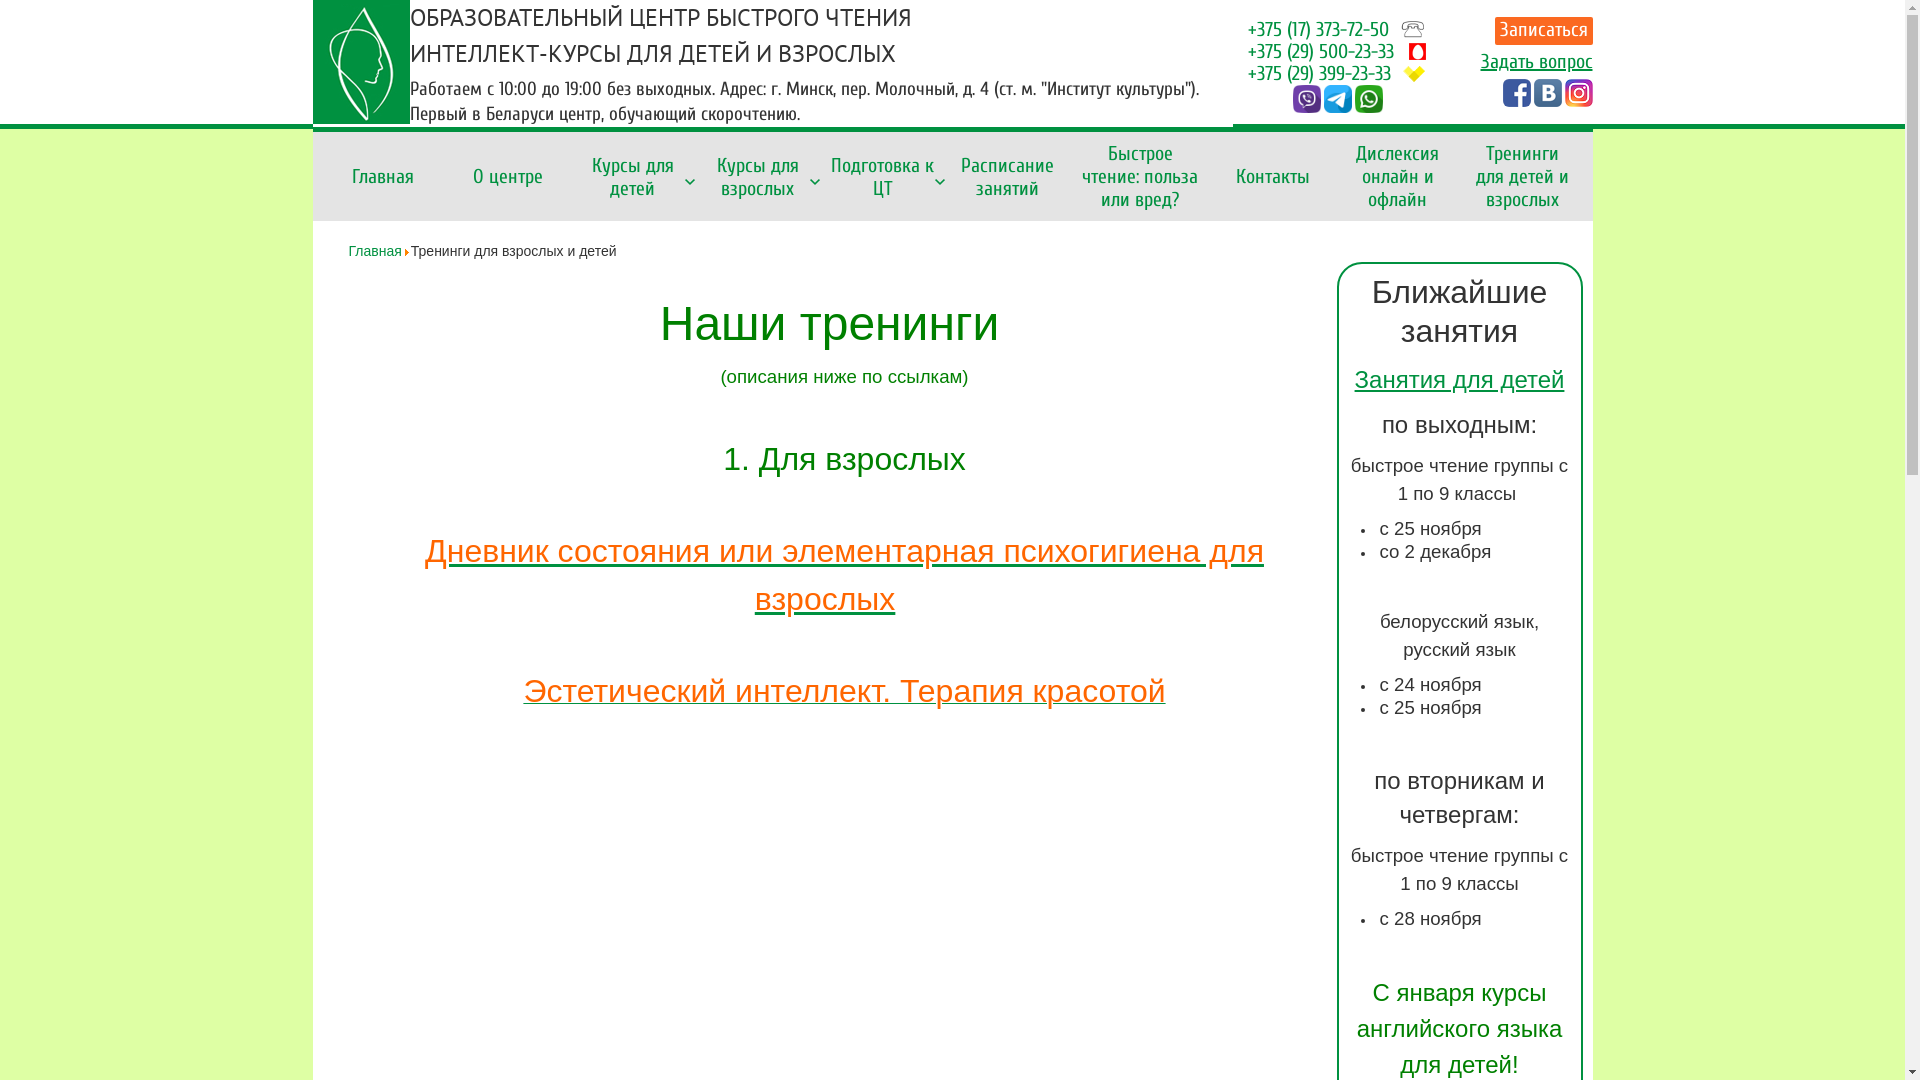  What do you see at coordinates (1320, 50) in the screenshot?
I see `'+375 (29) 500-23-33'` at bounding box center [1320, 50].